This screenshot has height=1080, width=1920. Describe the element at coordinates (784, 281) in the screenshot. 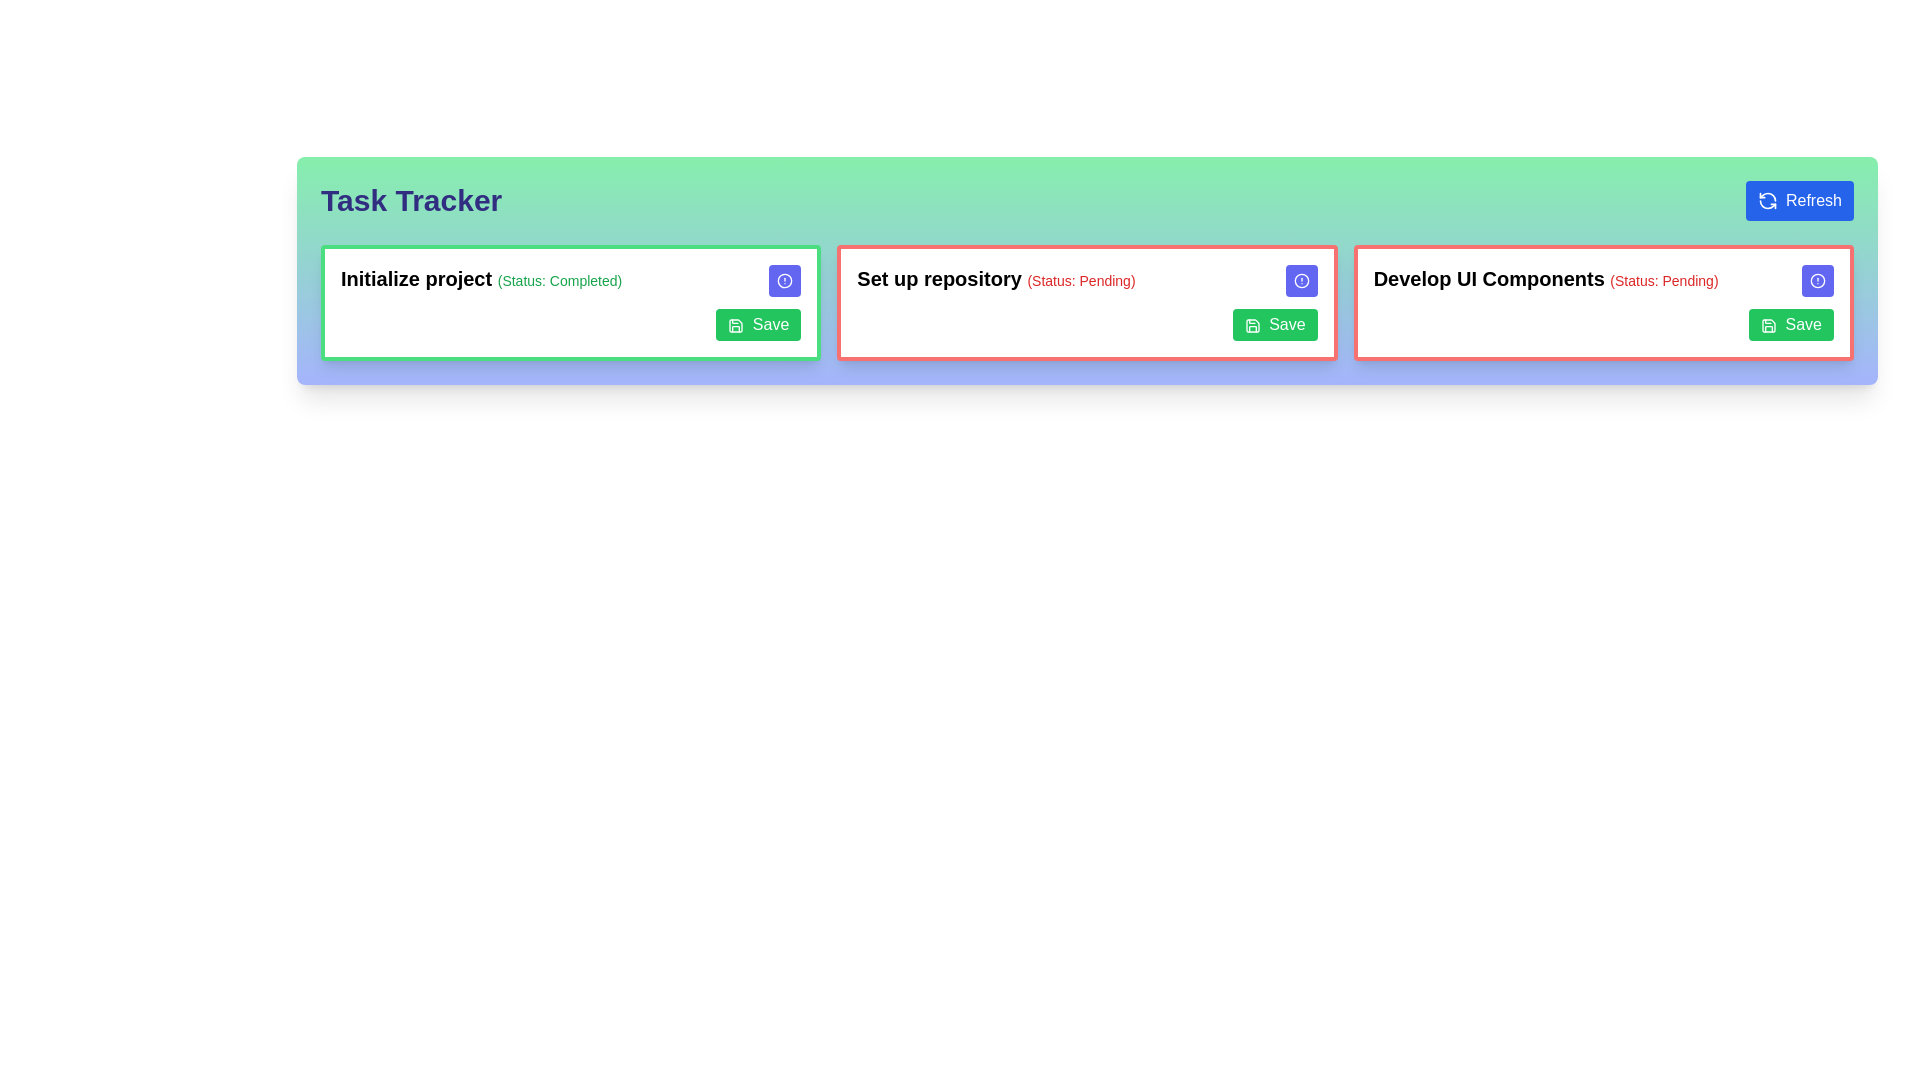

I see `the small circular icon with a white interior and currentColor-stroked border, located at the top-right corner of the 'Initialize project' card` at that location.